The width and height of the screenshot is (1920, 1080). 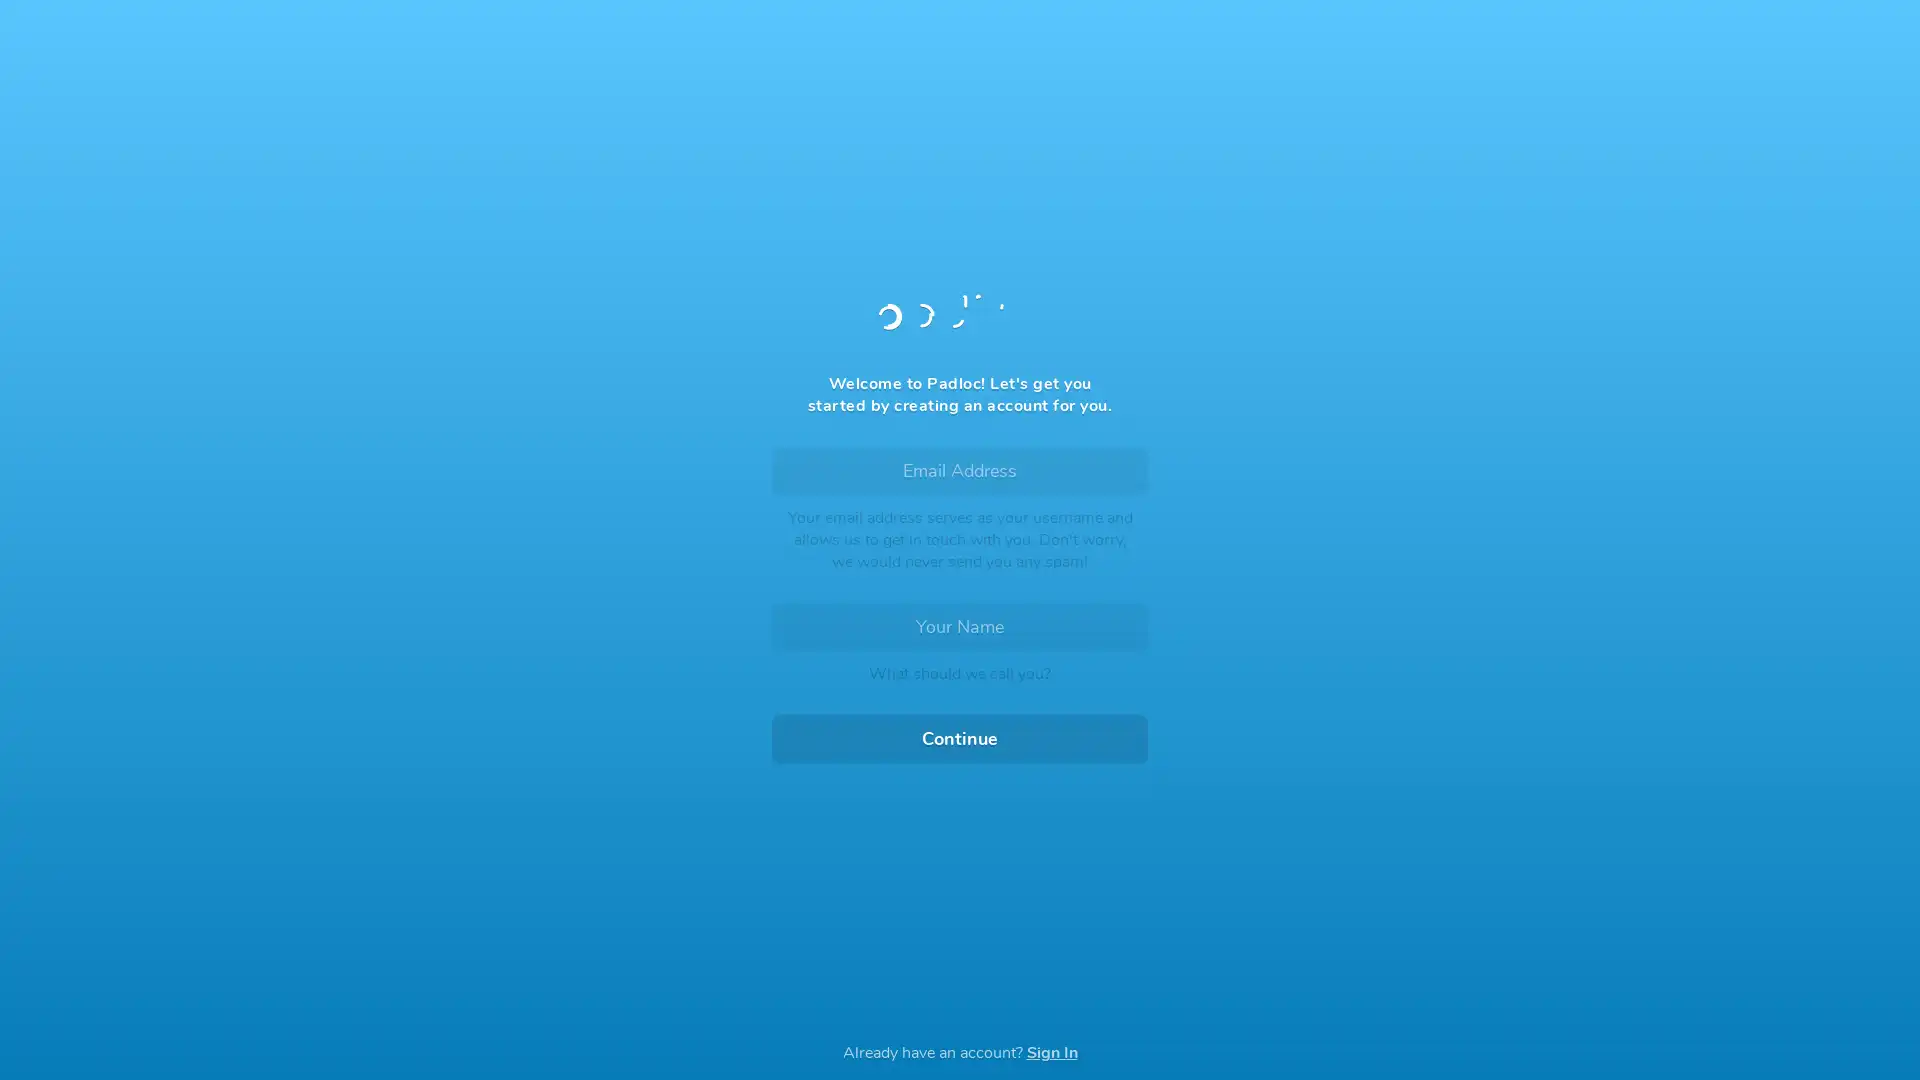 I want to click on Continue, so click(x=960, y=739).